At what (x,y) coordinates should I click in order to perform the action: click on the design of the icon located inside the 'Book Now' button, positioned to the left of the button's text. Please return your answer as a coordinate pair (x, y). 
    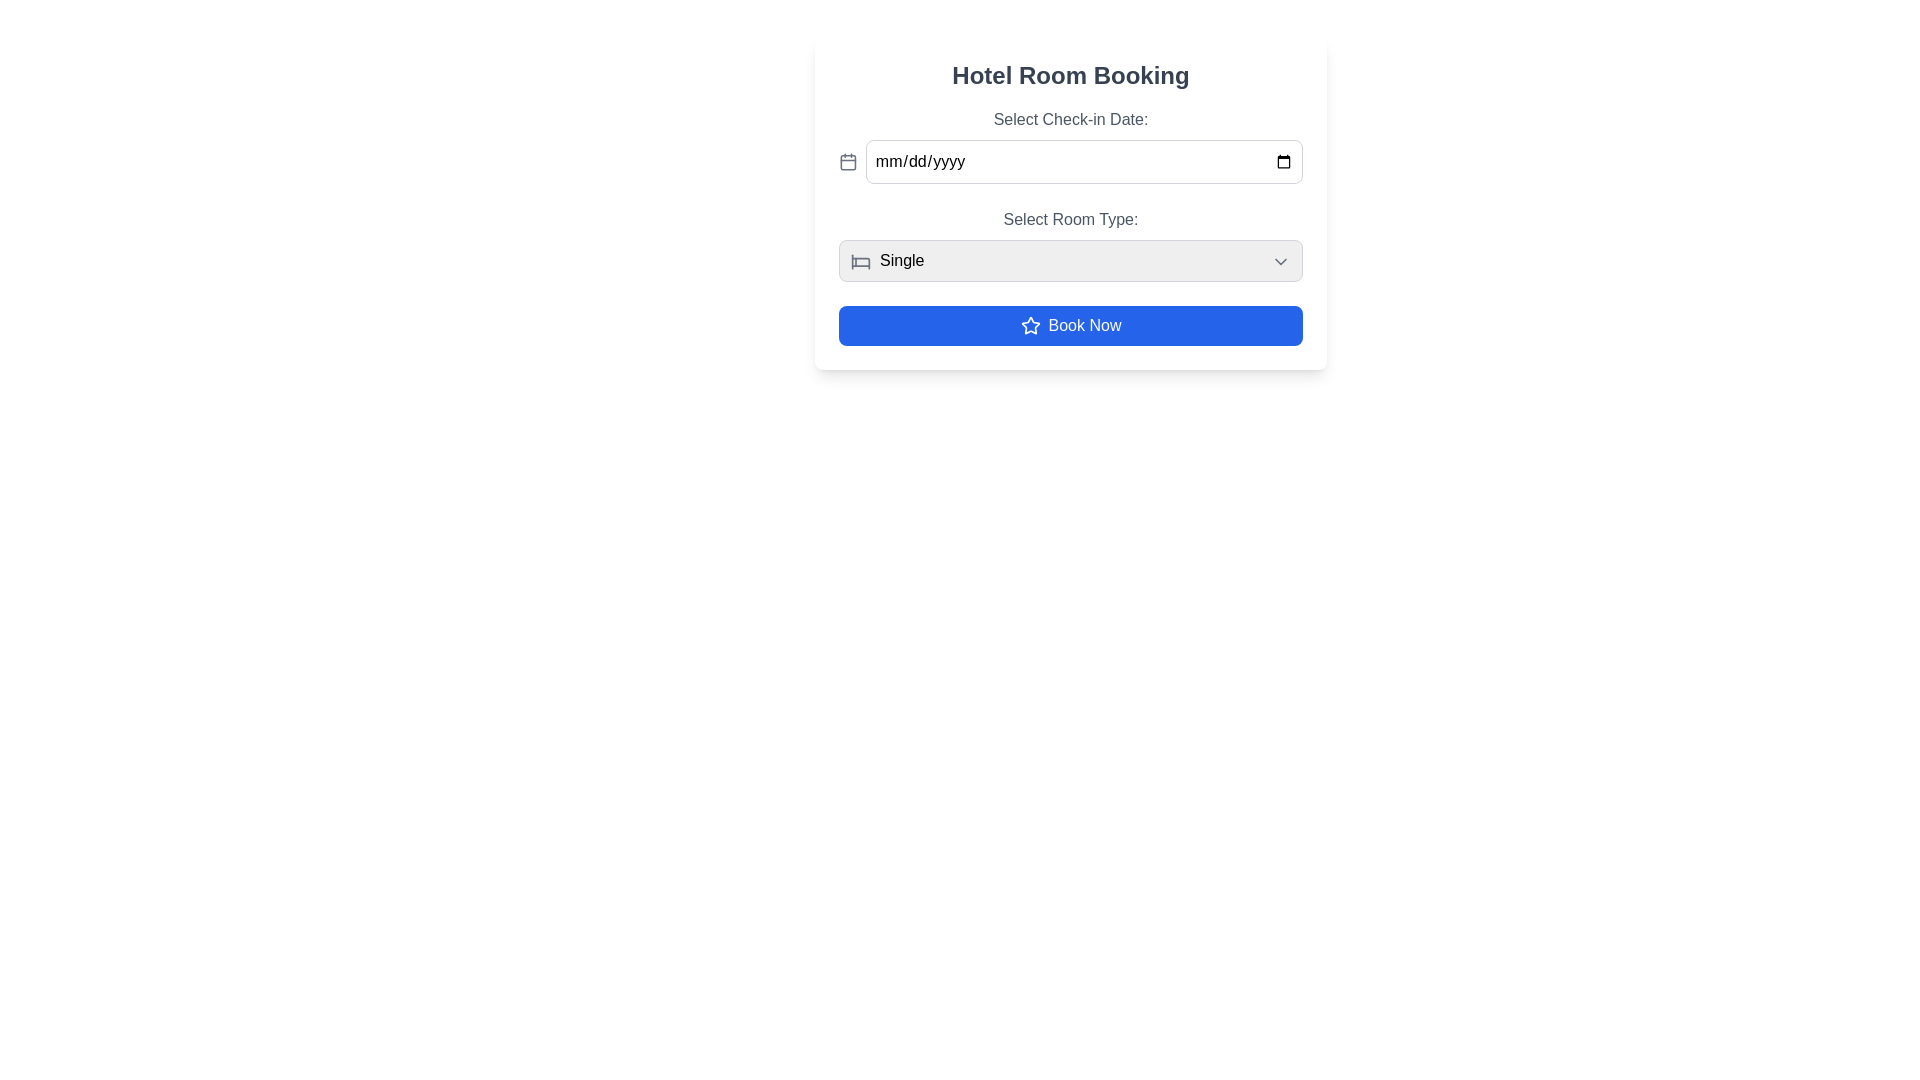
    Looking at the image, I should click on (1030, 325).